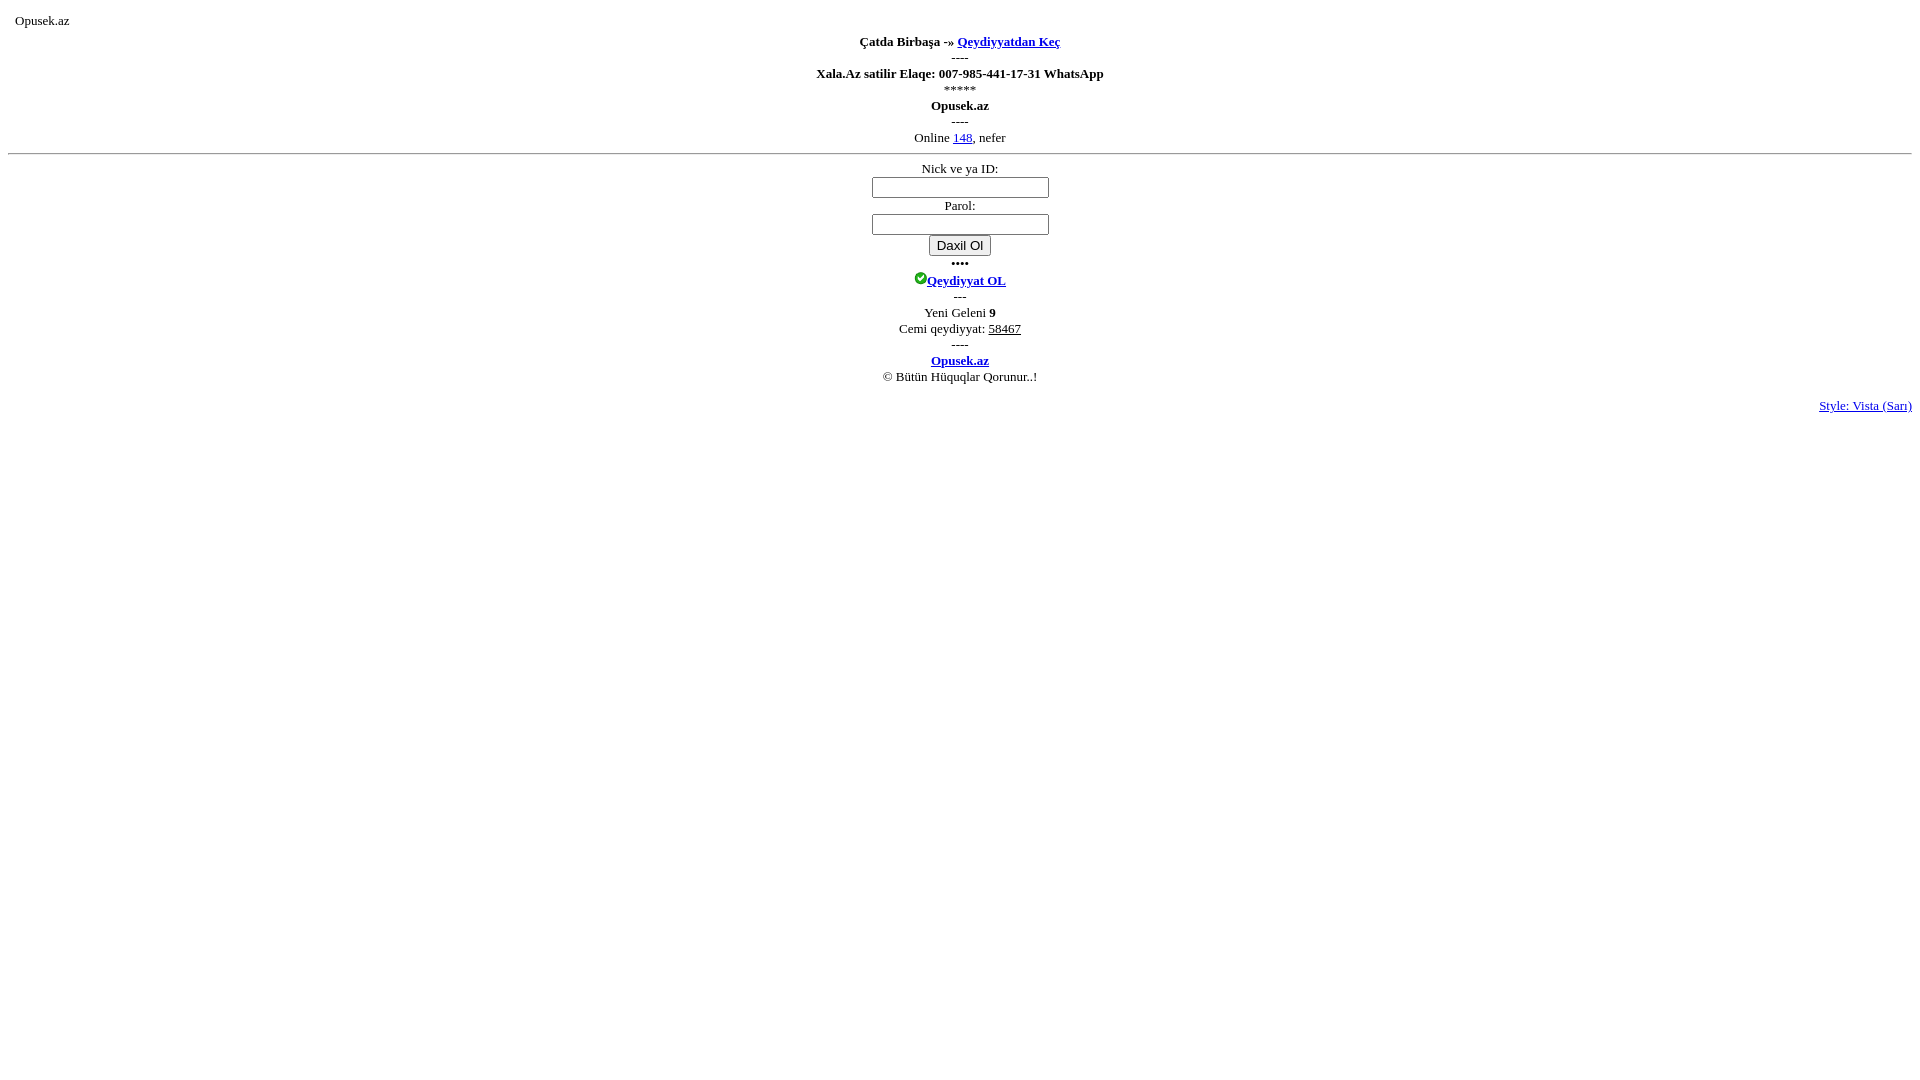  Describe the element at coordinates (960, 187) in the screenshot. I see `'nick'` at that location.